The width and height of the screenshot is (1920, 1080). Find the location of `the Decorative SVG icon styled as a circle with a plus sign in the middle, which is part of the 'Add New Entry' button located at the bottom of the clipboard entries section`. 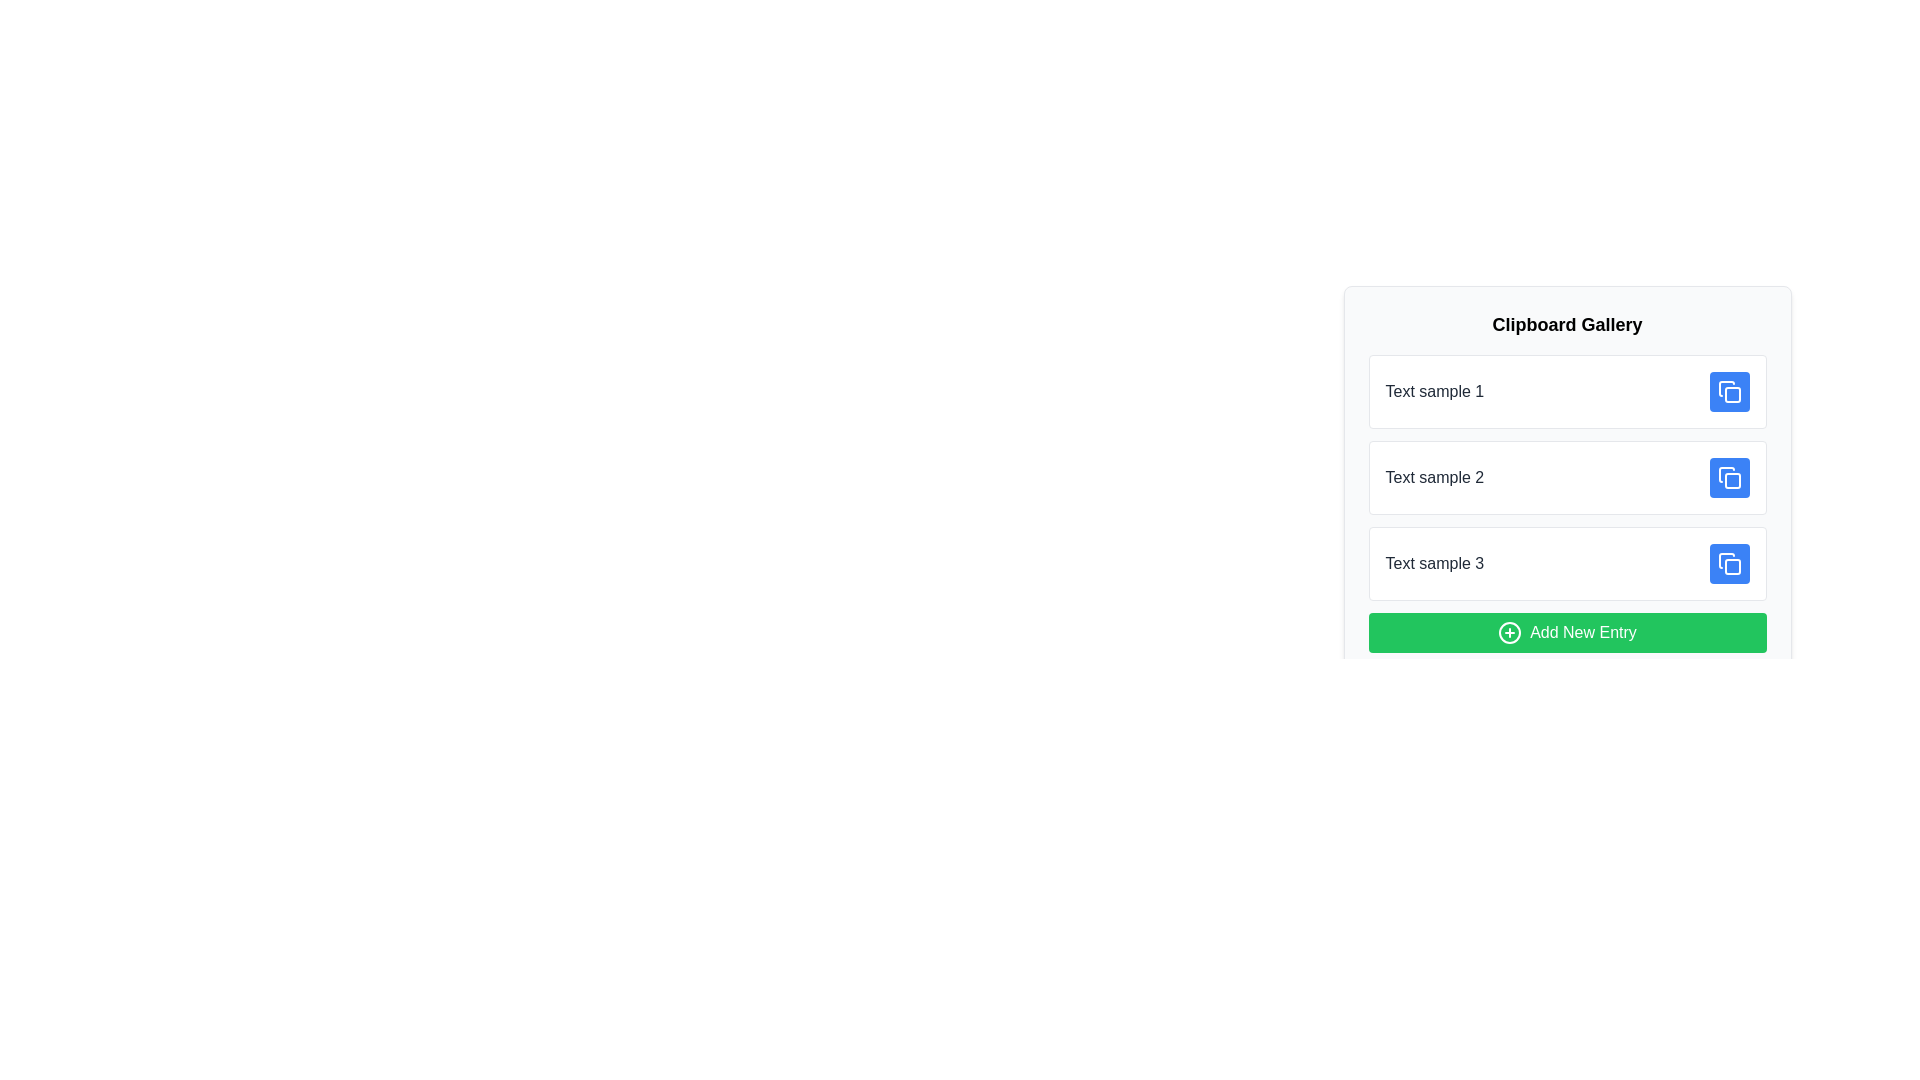

the Decorative SVG icon styled as a circle with a plus sign in the middle, which is part of the 'Add New Entry' button located at the bottom of the clipboard entries section is located at coordinates (1510, 632).